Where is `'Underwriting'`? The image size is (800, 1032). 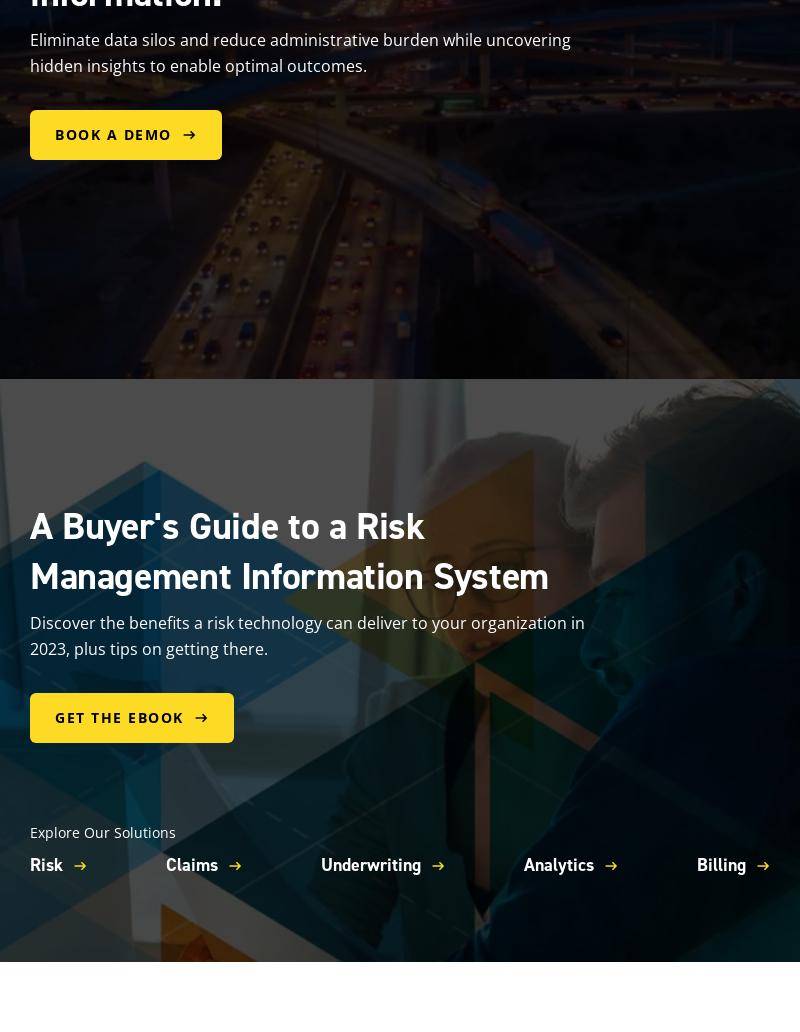 'Underwriting' is located at coordinates (369, 865).